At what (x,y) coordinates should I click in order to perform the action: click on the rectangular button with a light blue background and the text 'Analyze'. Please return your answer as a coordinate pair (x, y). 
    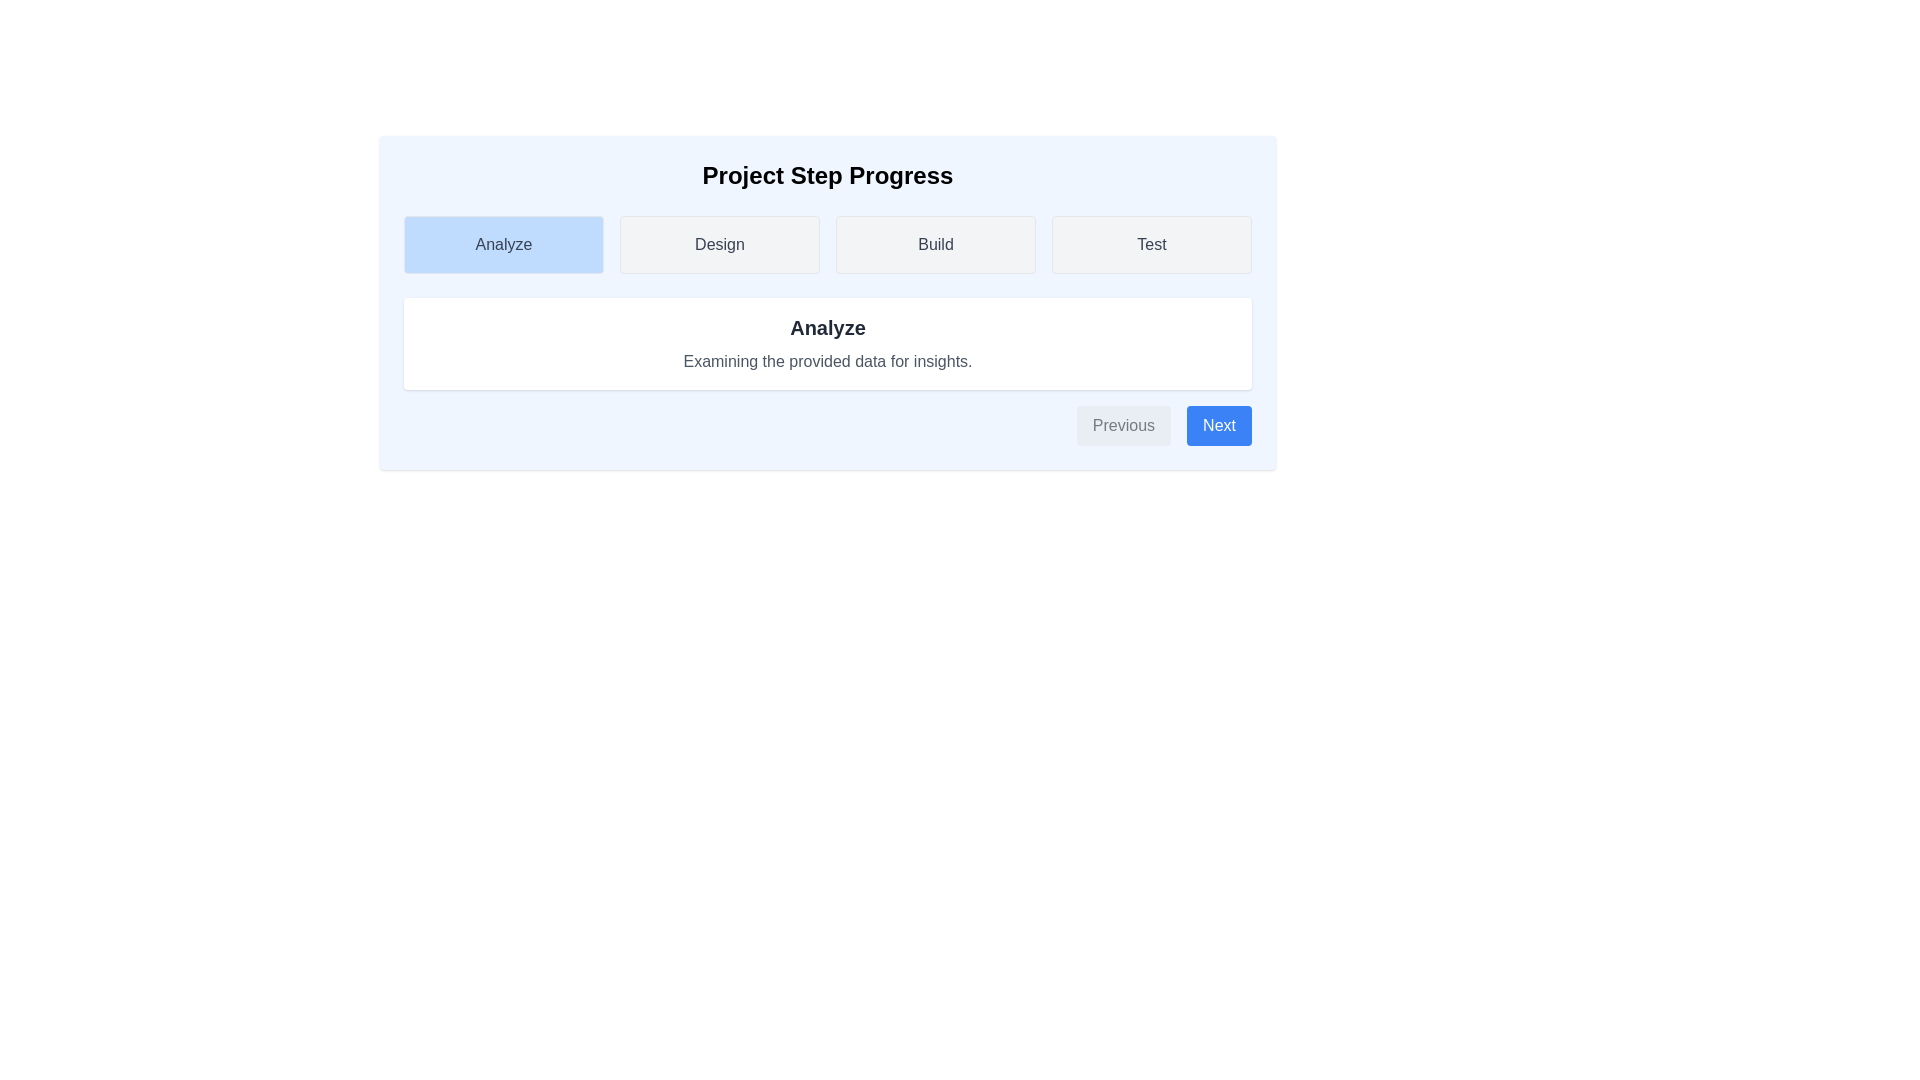
    Looking at the image, I should click on (504, 244).